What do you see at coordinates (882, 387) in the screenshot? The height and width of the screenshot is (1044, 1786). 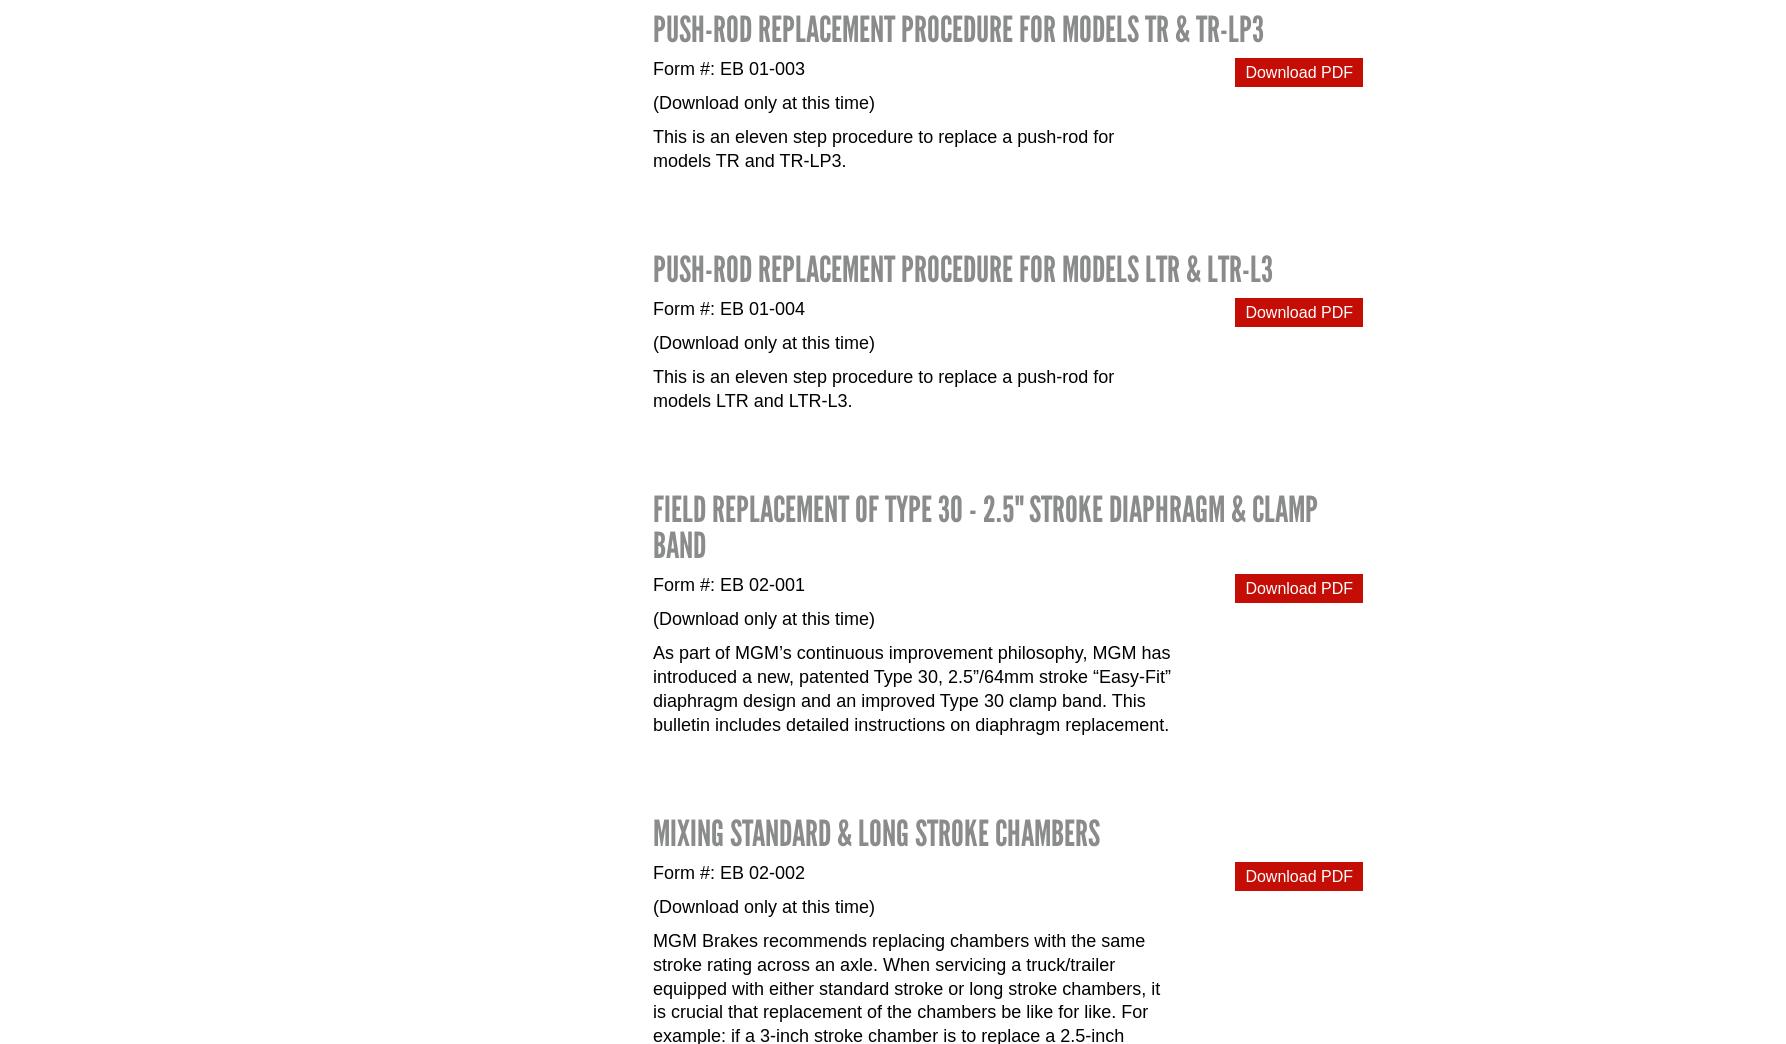 I see `'This is an eleven step procedure to replace a push-rod for models LTR and LTR-L3.'` at bounding box center [882, 387].